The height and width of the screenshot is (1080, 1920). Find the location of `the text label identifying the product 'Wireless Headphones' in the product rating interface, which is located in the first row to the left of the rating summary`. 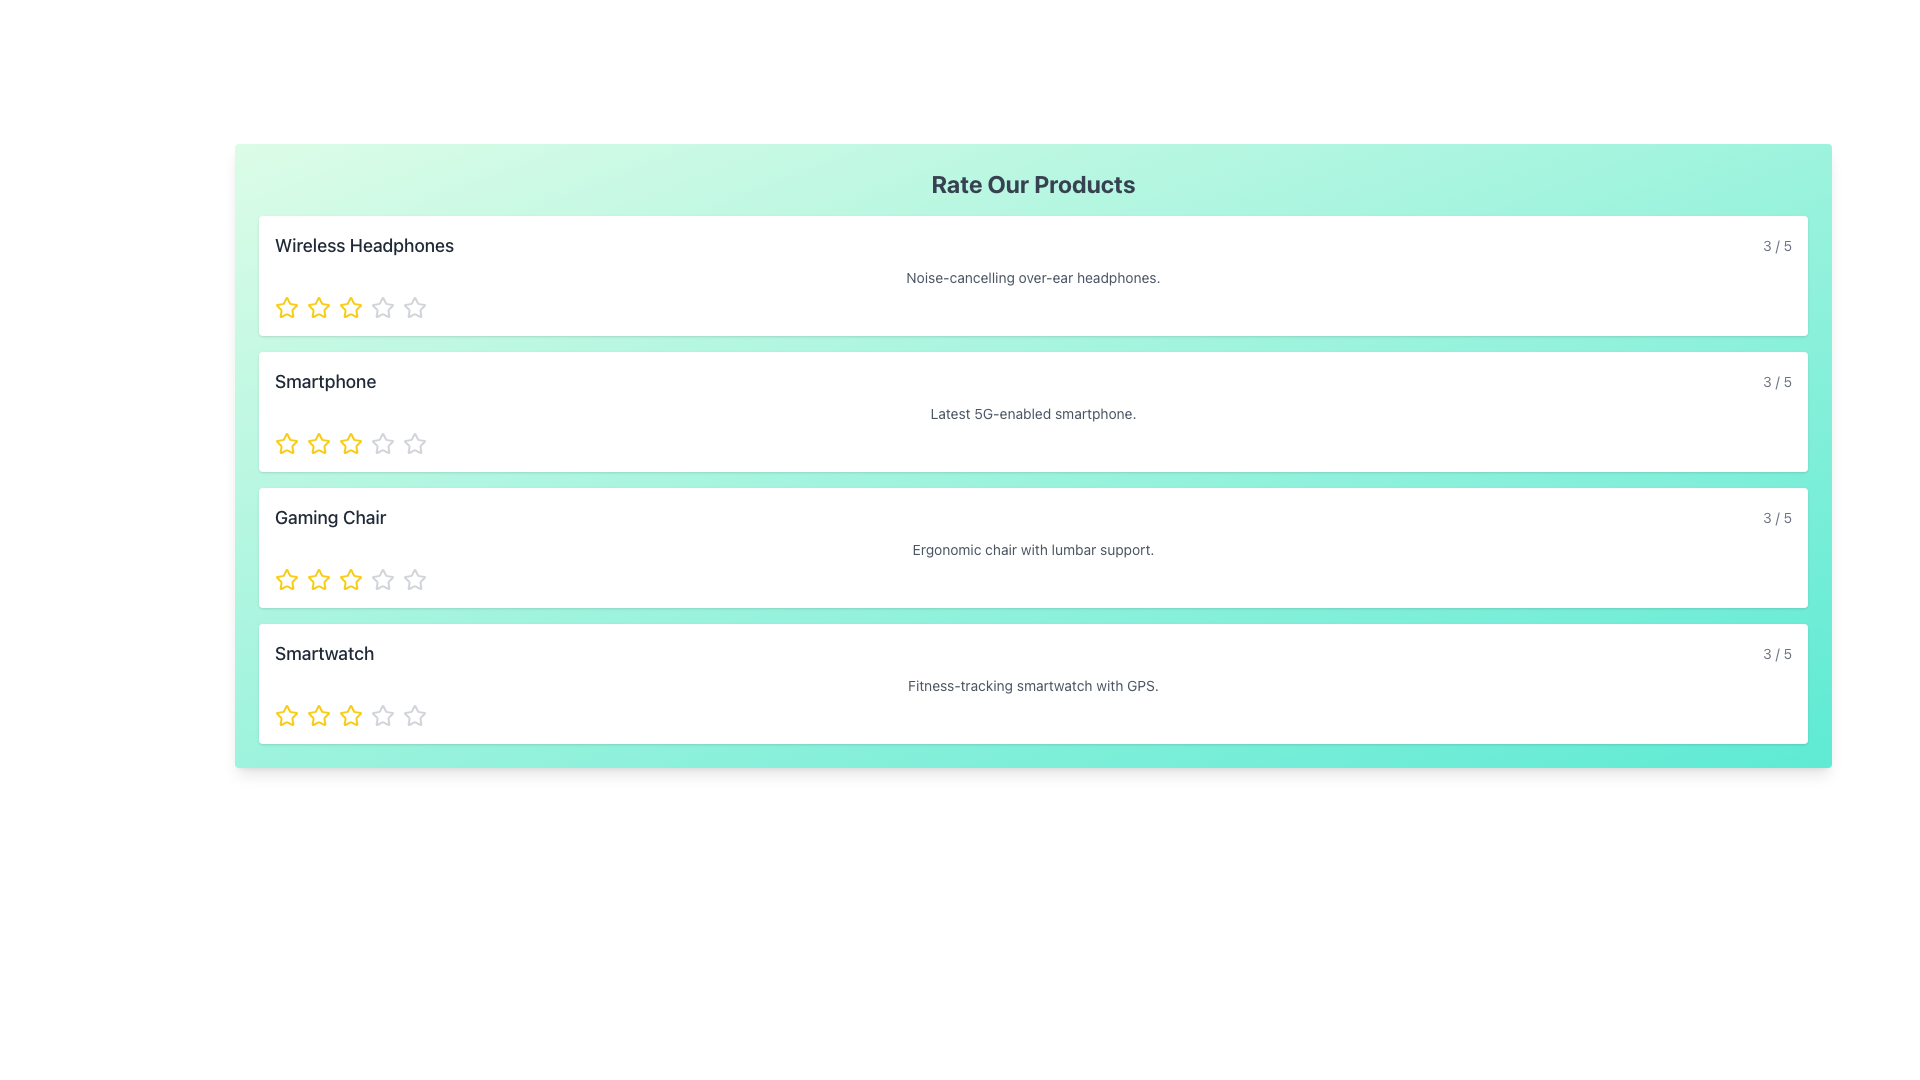

the text label identifying the product 'Wireless Headphones' in the product rating interface, which is located in the first row to the left of the rating summary is located at coordinates (364, 245).